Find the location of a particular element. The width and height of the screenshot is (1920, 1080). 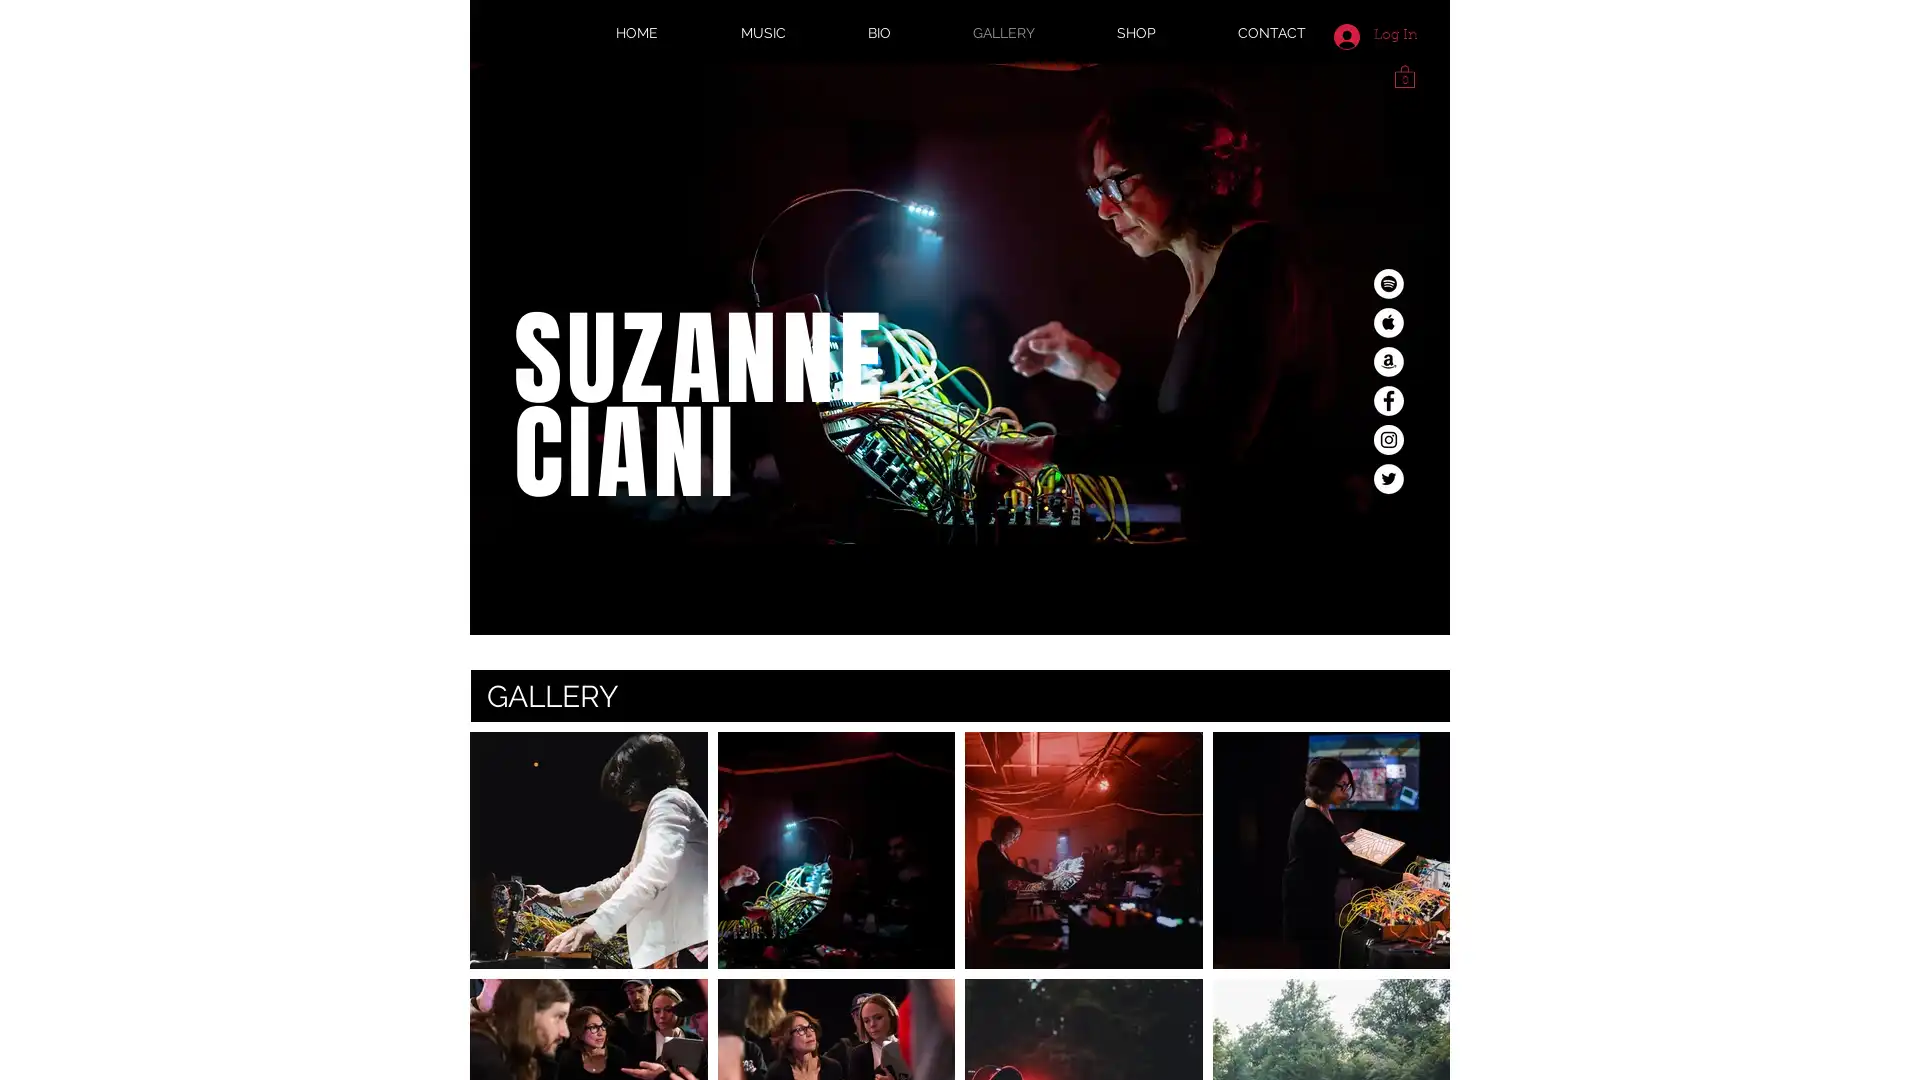

2018 for BBC Proms at Royal Albert Hall is located at coordinates (588, 850).